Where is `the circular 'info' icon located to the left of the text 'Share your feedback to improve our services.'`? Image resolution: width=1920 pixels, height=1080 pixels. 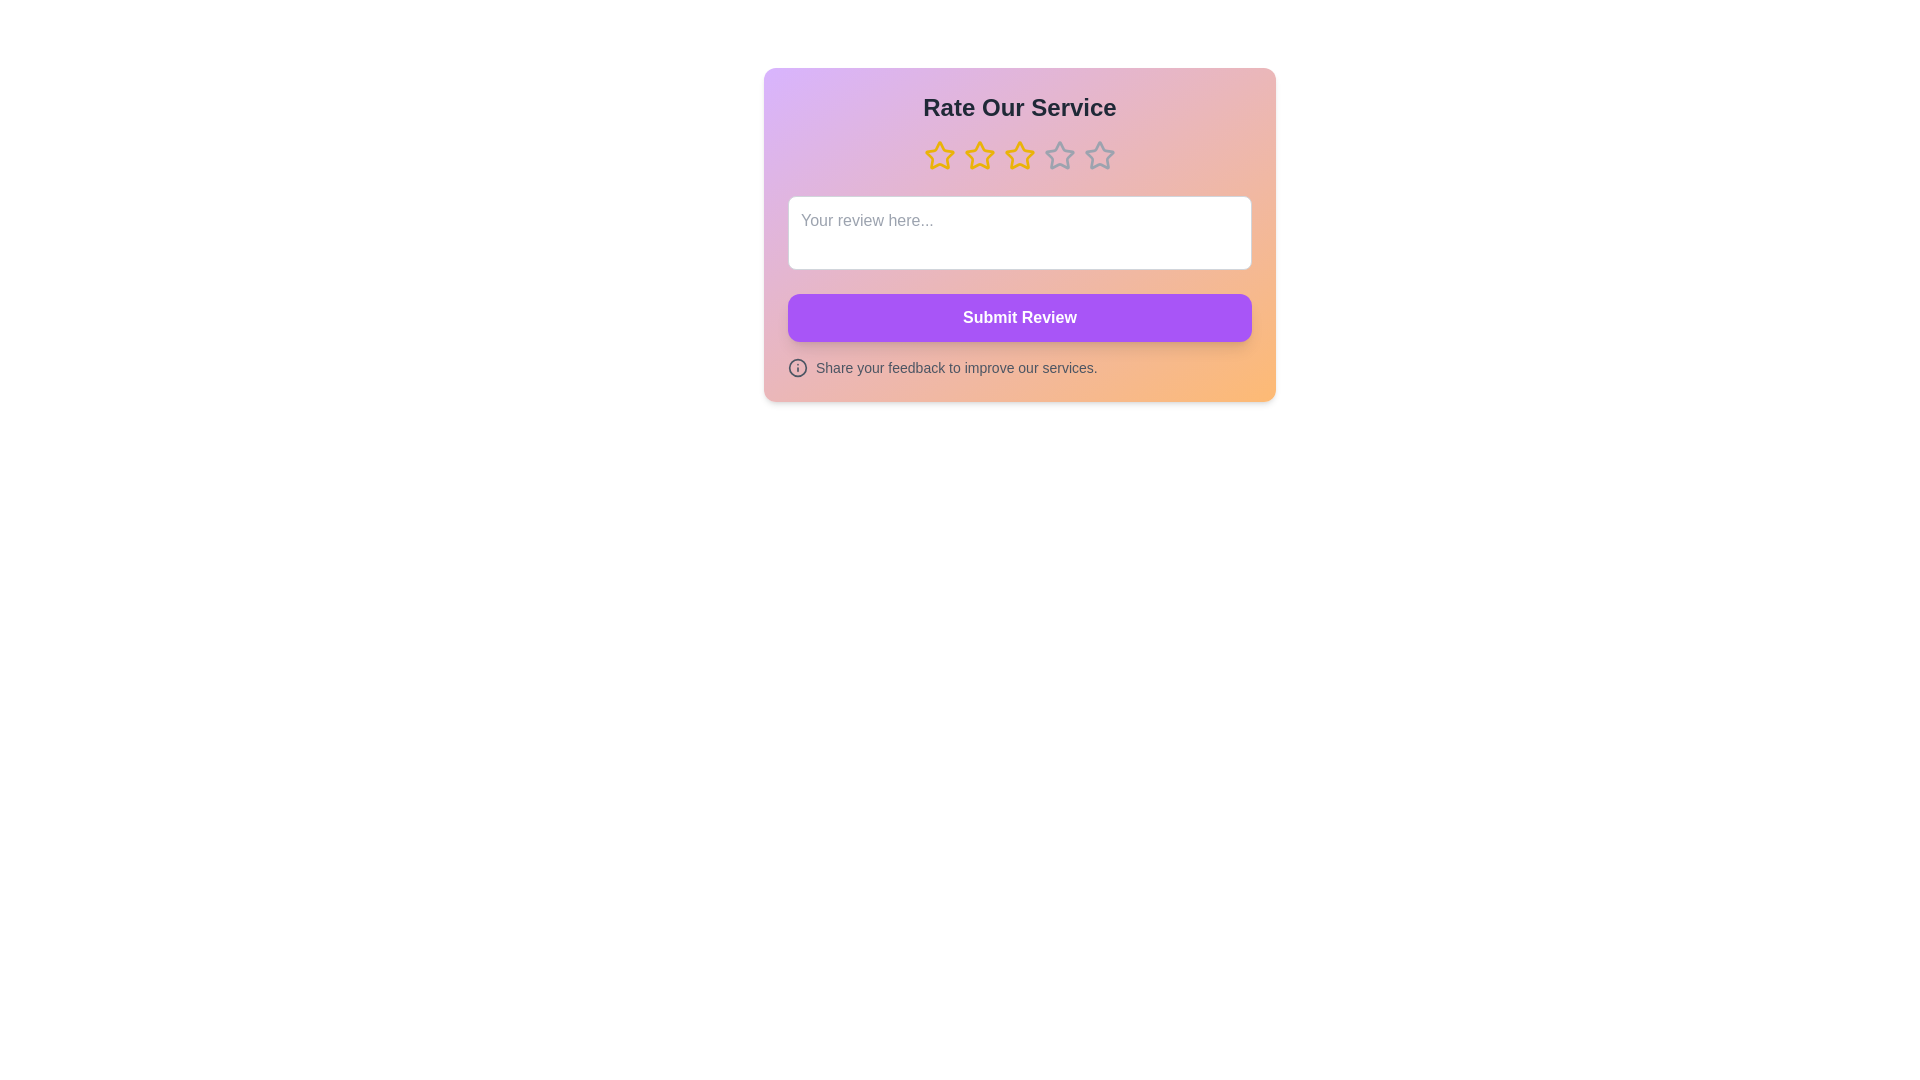 the circular 'info' icon located to the left of the text 'Share your feedback to improve our services.' is located at coordinates (796, 367).